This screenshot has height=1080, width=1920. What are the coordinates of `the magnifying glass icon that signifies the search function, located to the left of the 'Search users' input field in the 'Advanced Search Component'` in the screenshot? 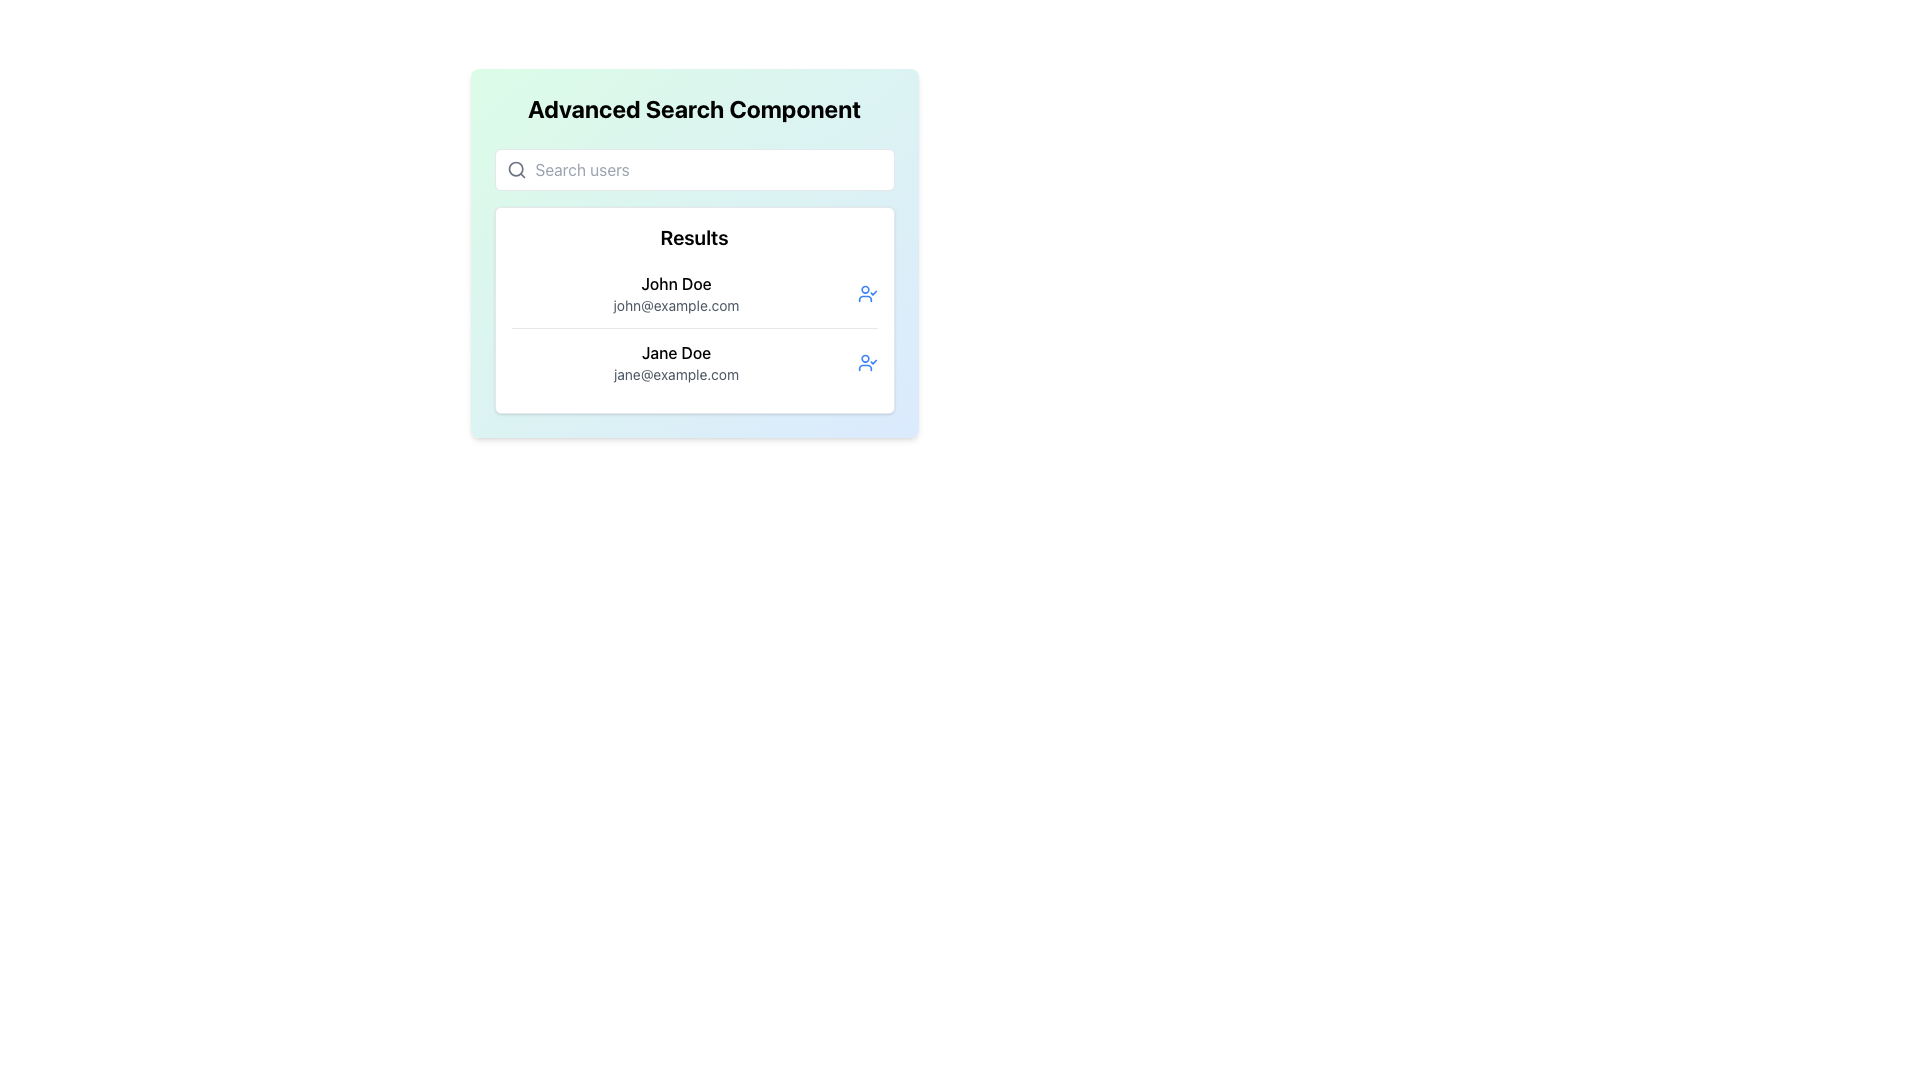 It's located at (516, 168).